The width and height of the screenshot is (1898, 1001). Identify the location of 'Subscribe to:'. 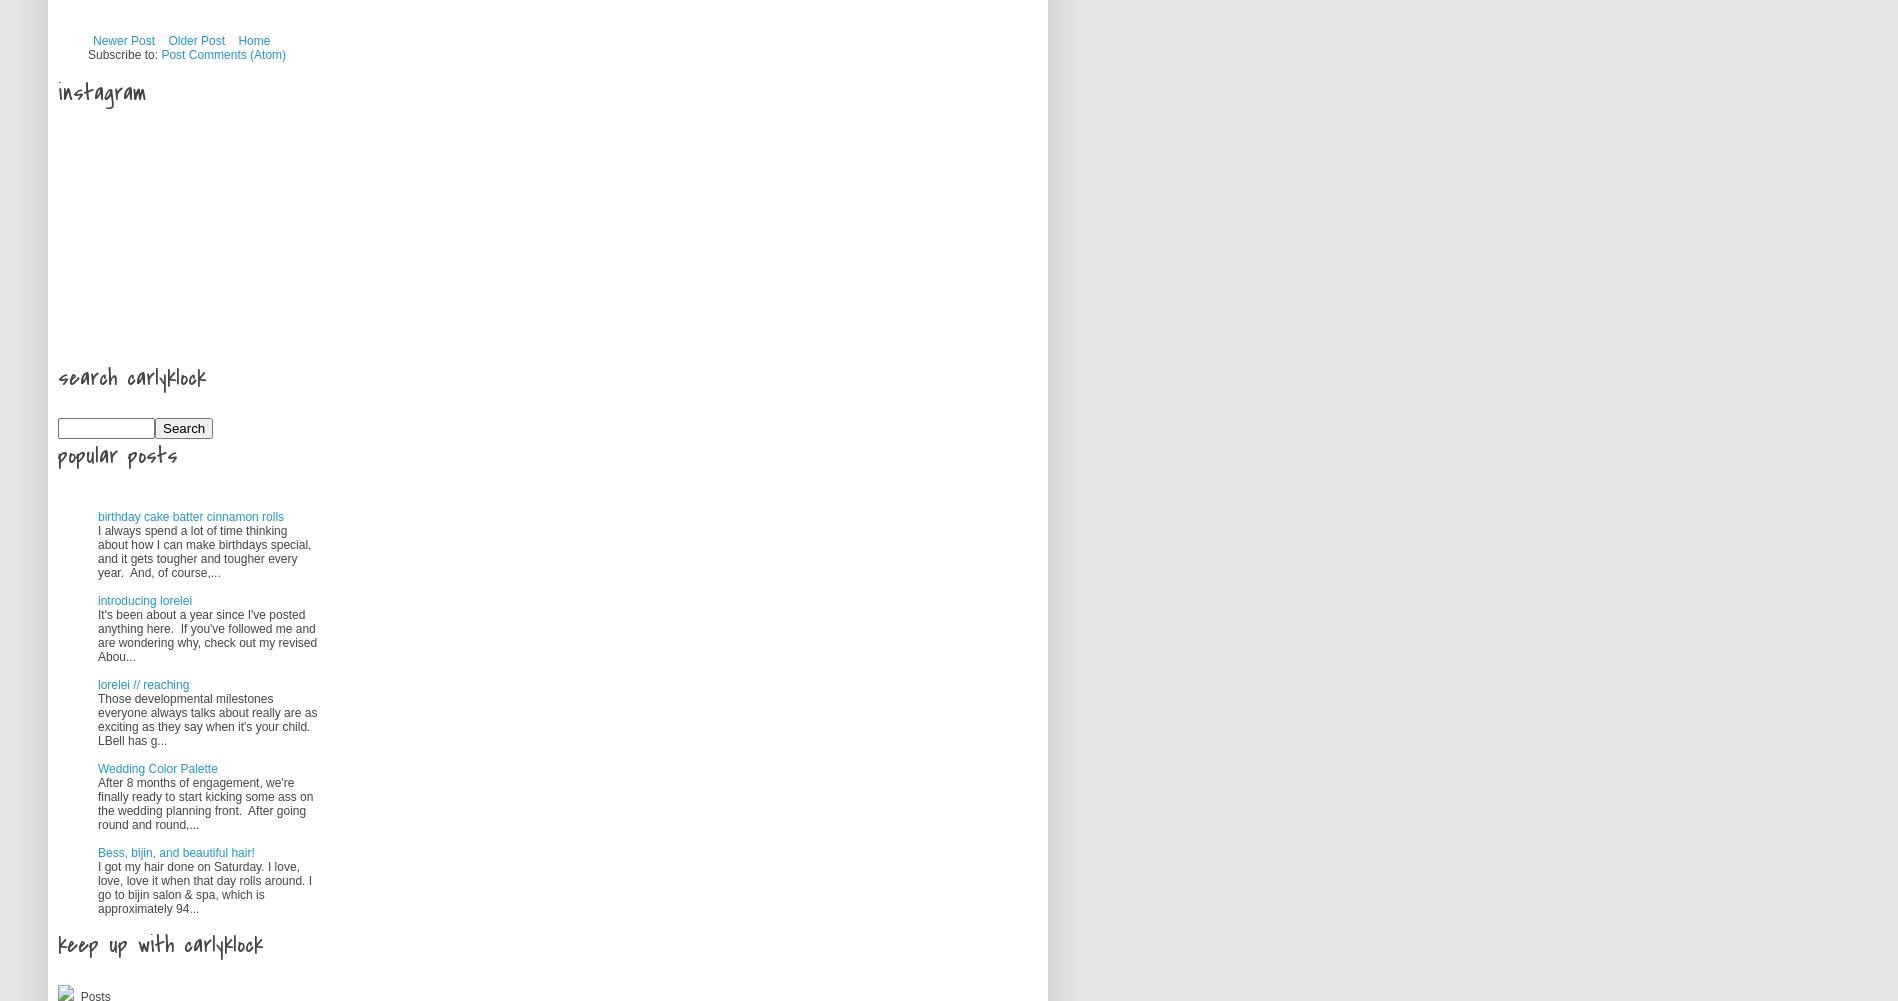
(124, 54).